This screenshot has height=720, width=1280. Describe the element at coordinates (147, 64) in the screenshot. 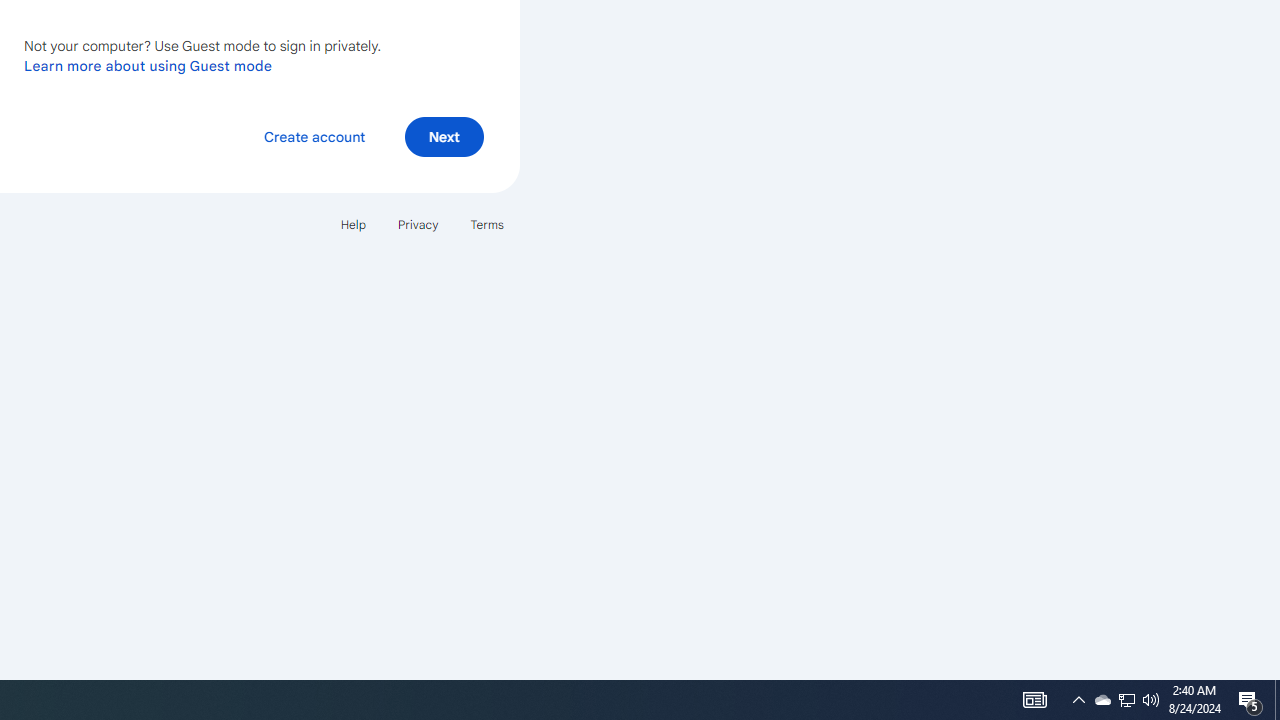

I see `'Learn more about using Guest mode'` at that location.